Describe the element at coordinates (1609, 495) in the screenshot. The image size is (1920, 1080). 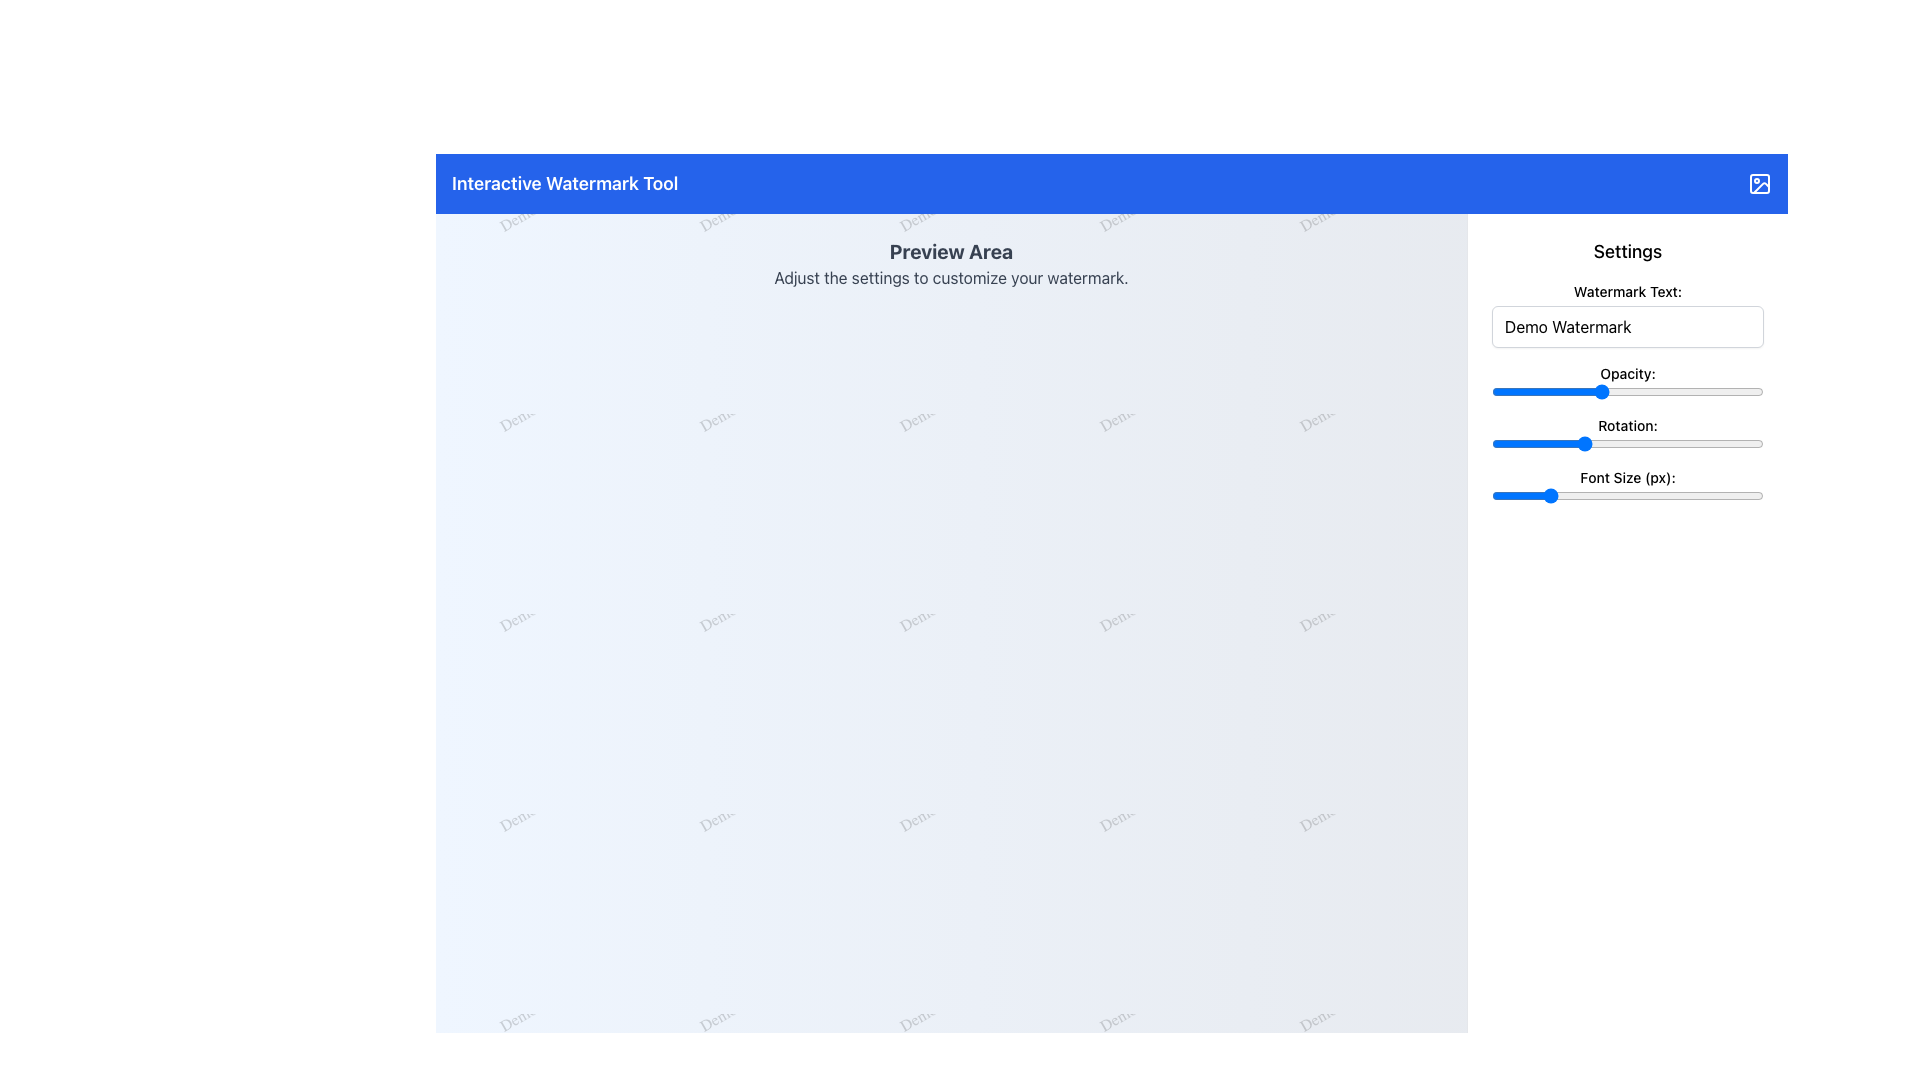
I see `font size` at that location.